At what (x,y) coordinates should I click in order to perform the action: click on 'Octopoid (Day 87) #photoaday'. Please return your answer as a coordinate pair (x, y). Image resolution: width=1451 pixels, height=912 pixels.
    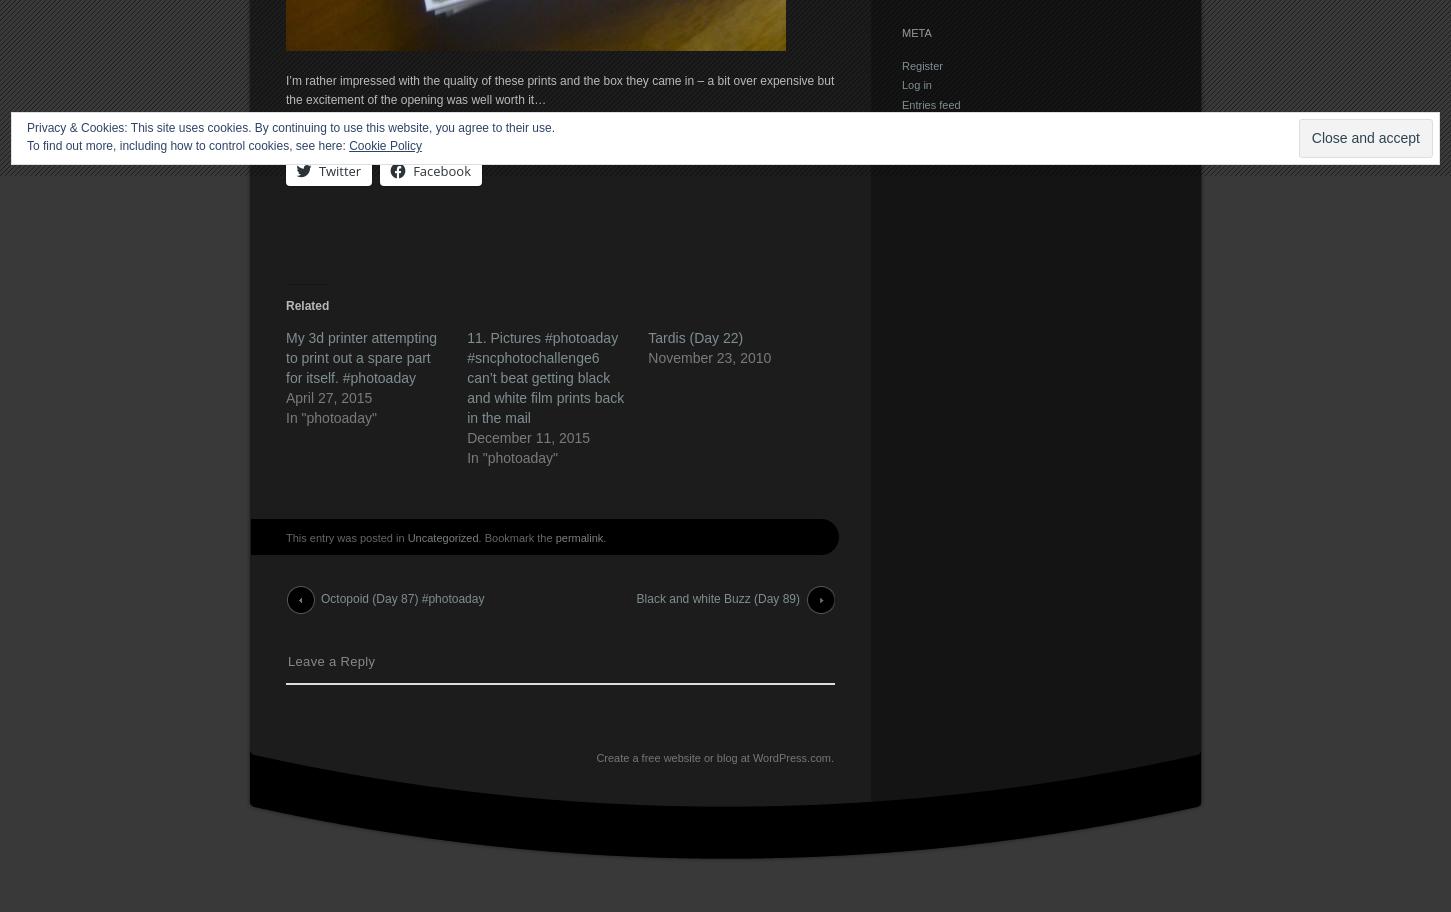
    Looking at the image, I should click on (320, 598).